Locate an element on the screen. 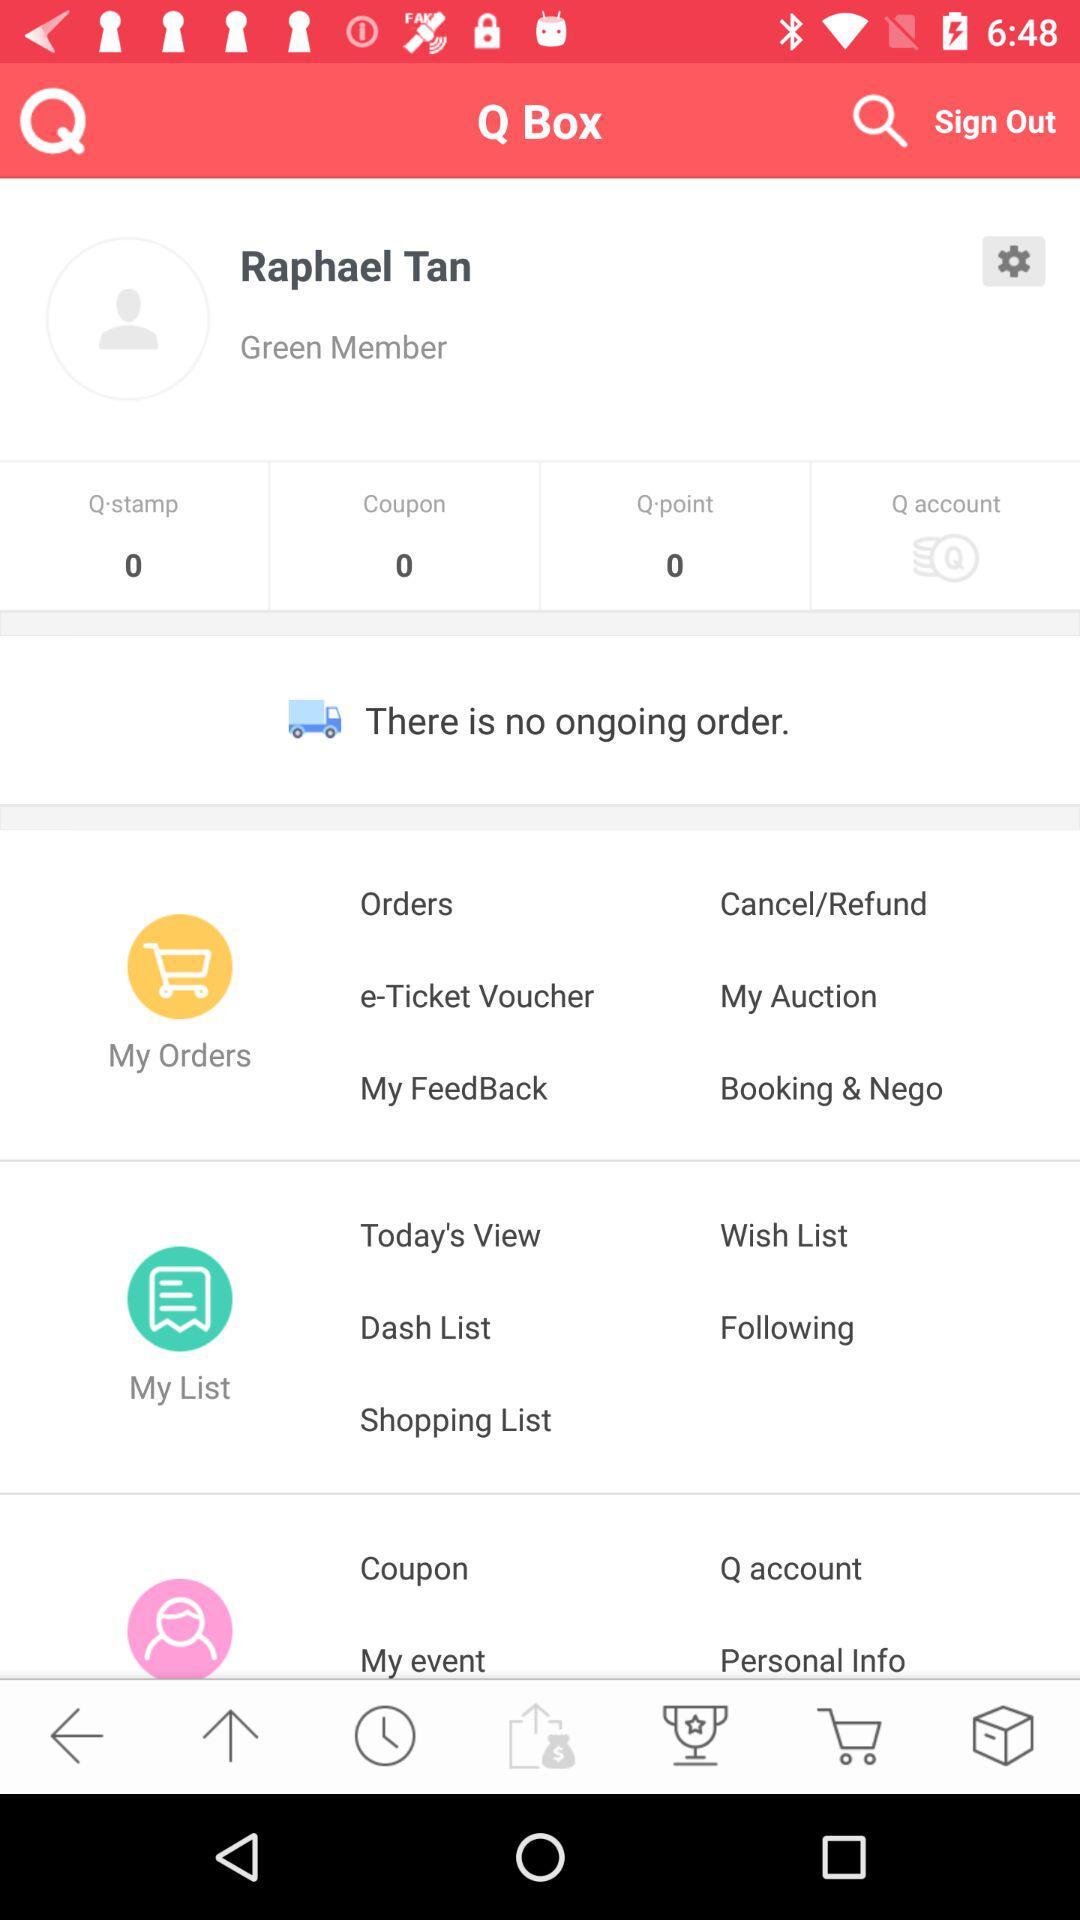 The width and height of the screenshot is (1080, 1920). icon next to the cancel/refund is located at coordinates (540, 994).